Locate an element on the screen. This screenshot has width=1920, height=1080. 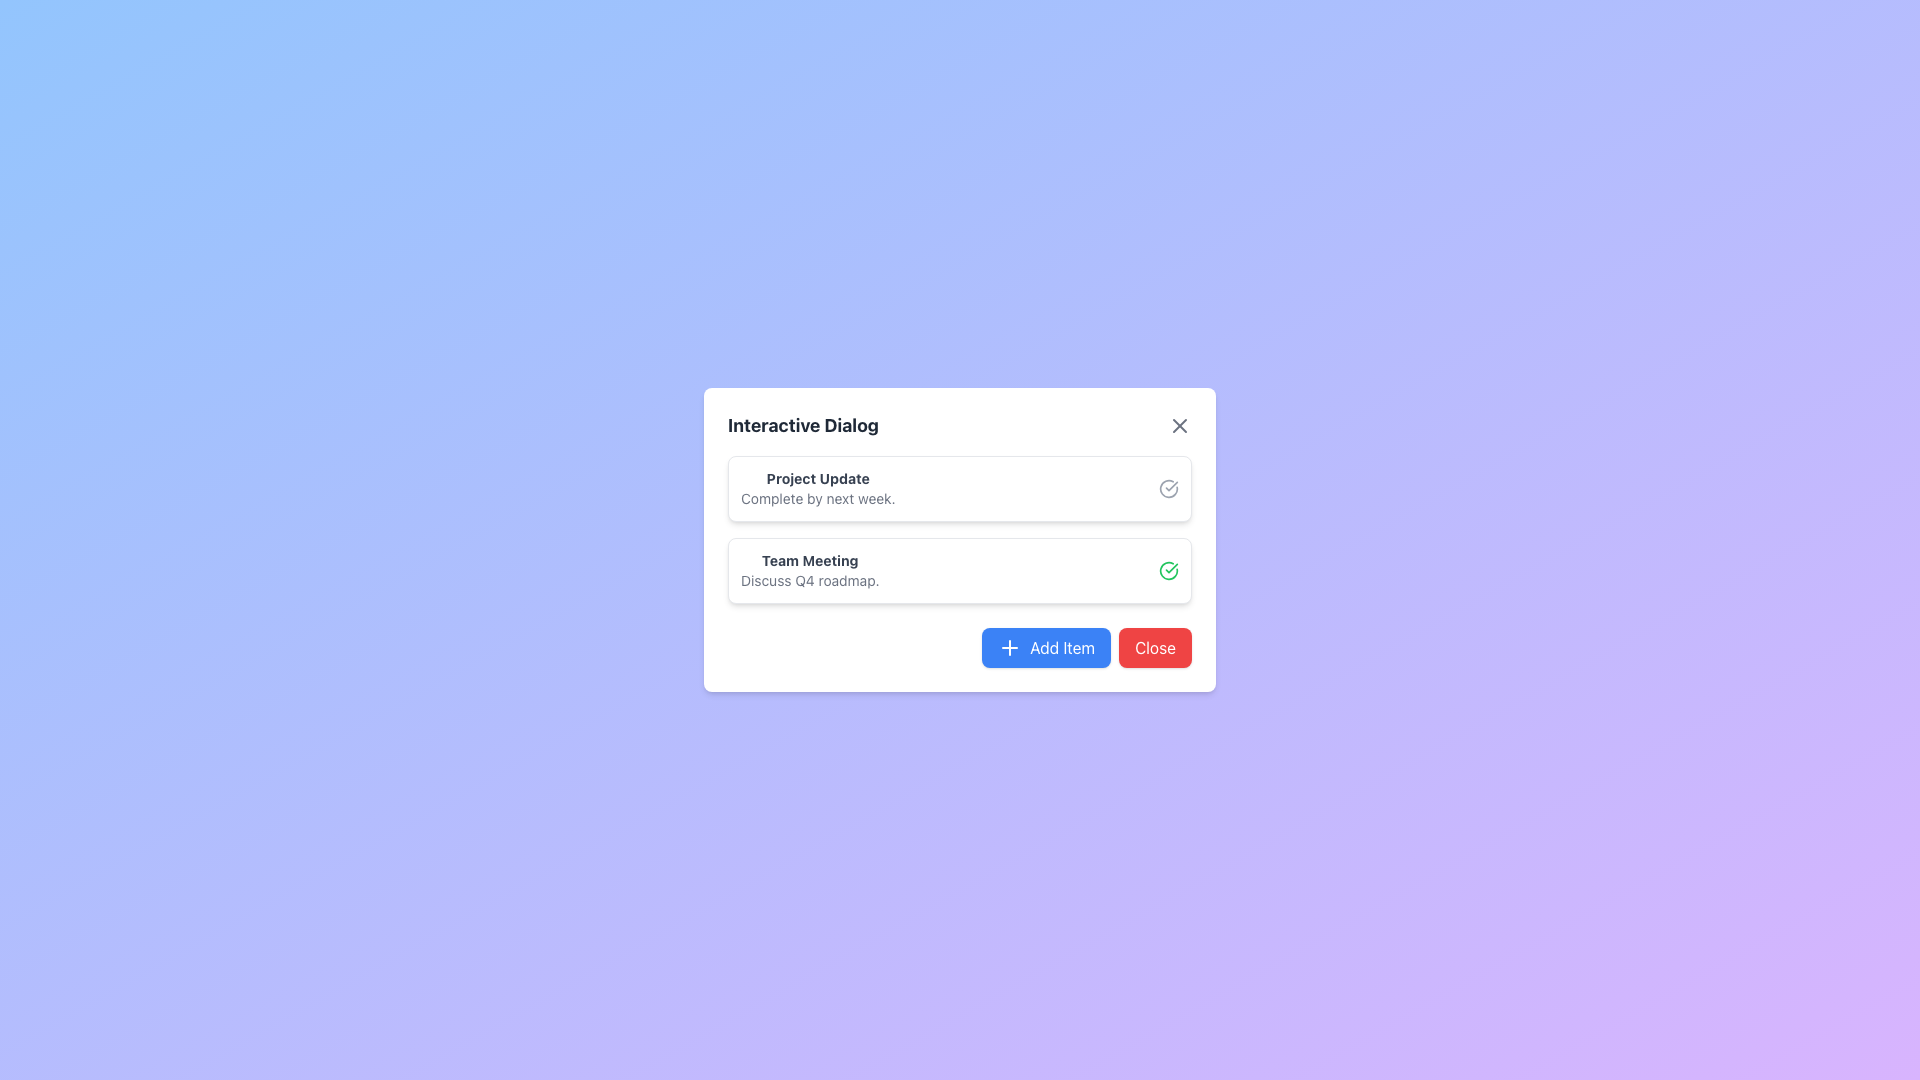
the close button located at the top-right corner of the dialog box is located at coordinates (1180, 424).